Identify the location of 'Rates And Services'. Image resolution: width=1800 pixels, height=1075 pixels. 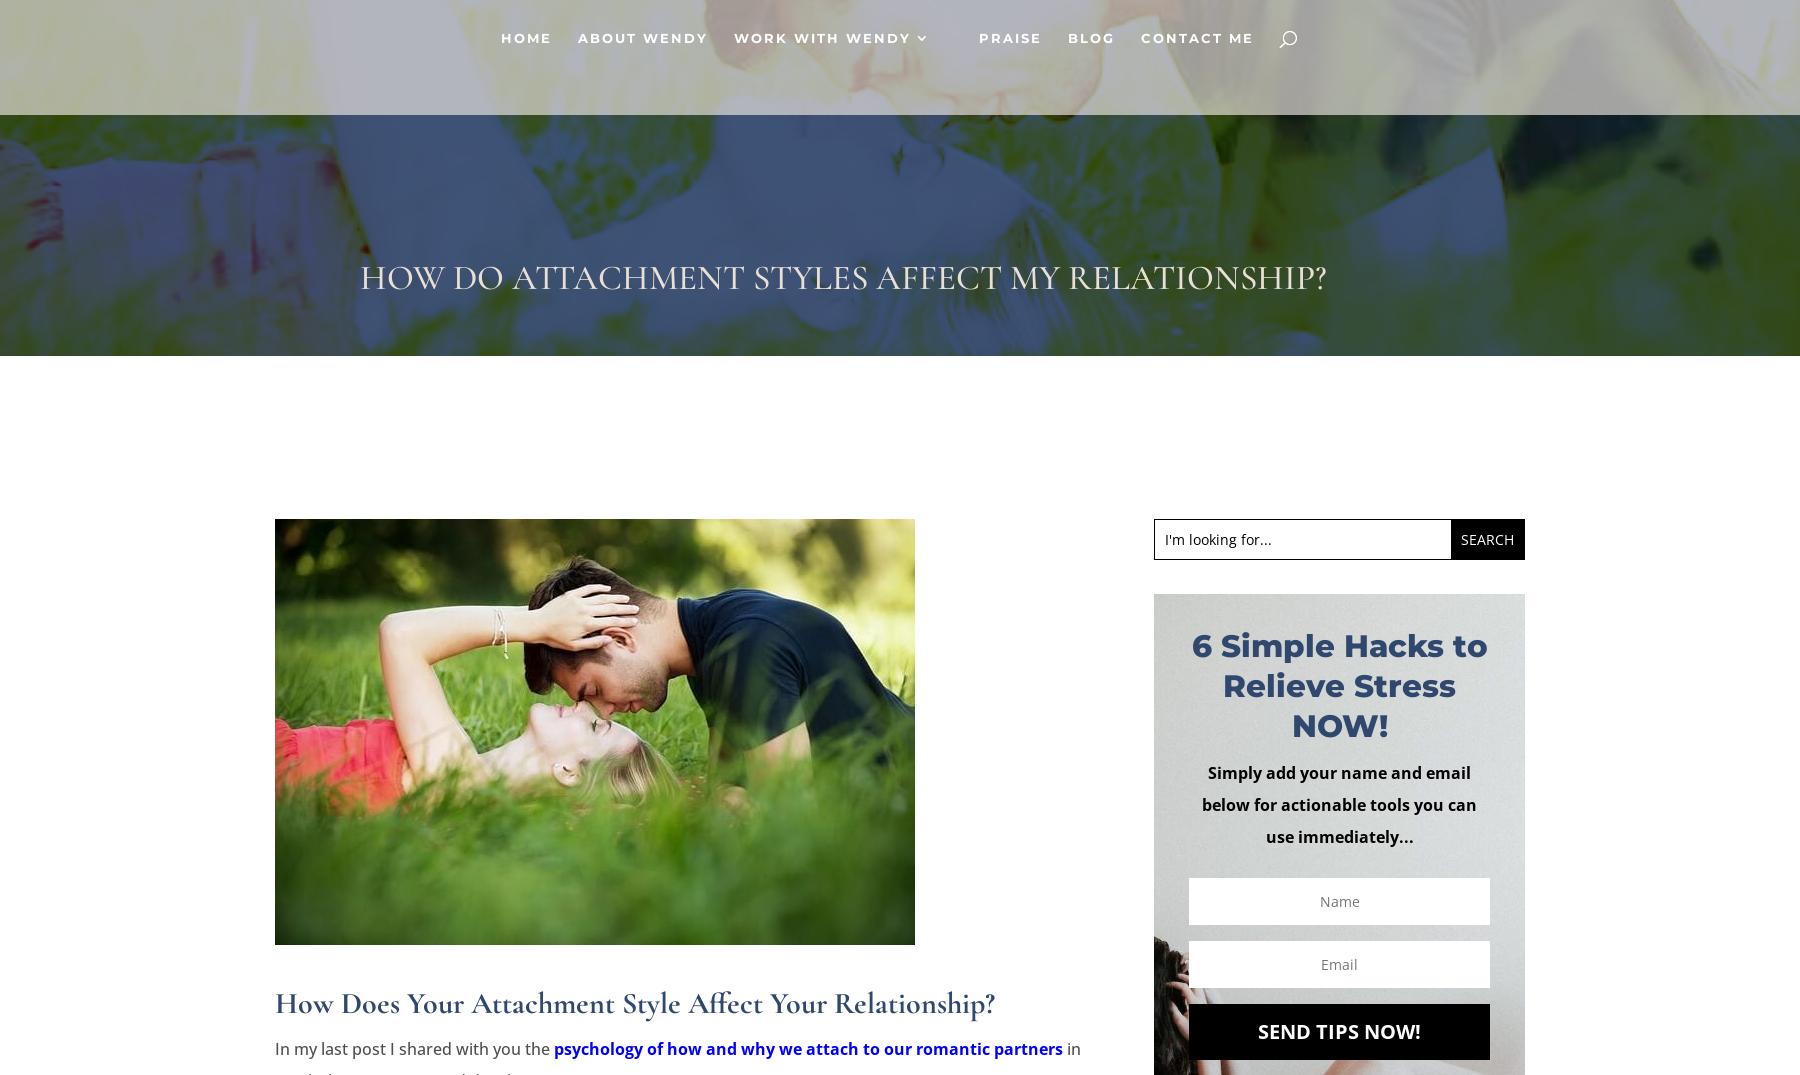
(771, 399).